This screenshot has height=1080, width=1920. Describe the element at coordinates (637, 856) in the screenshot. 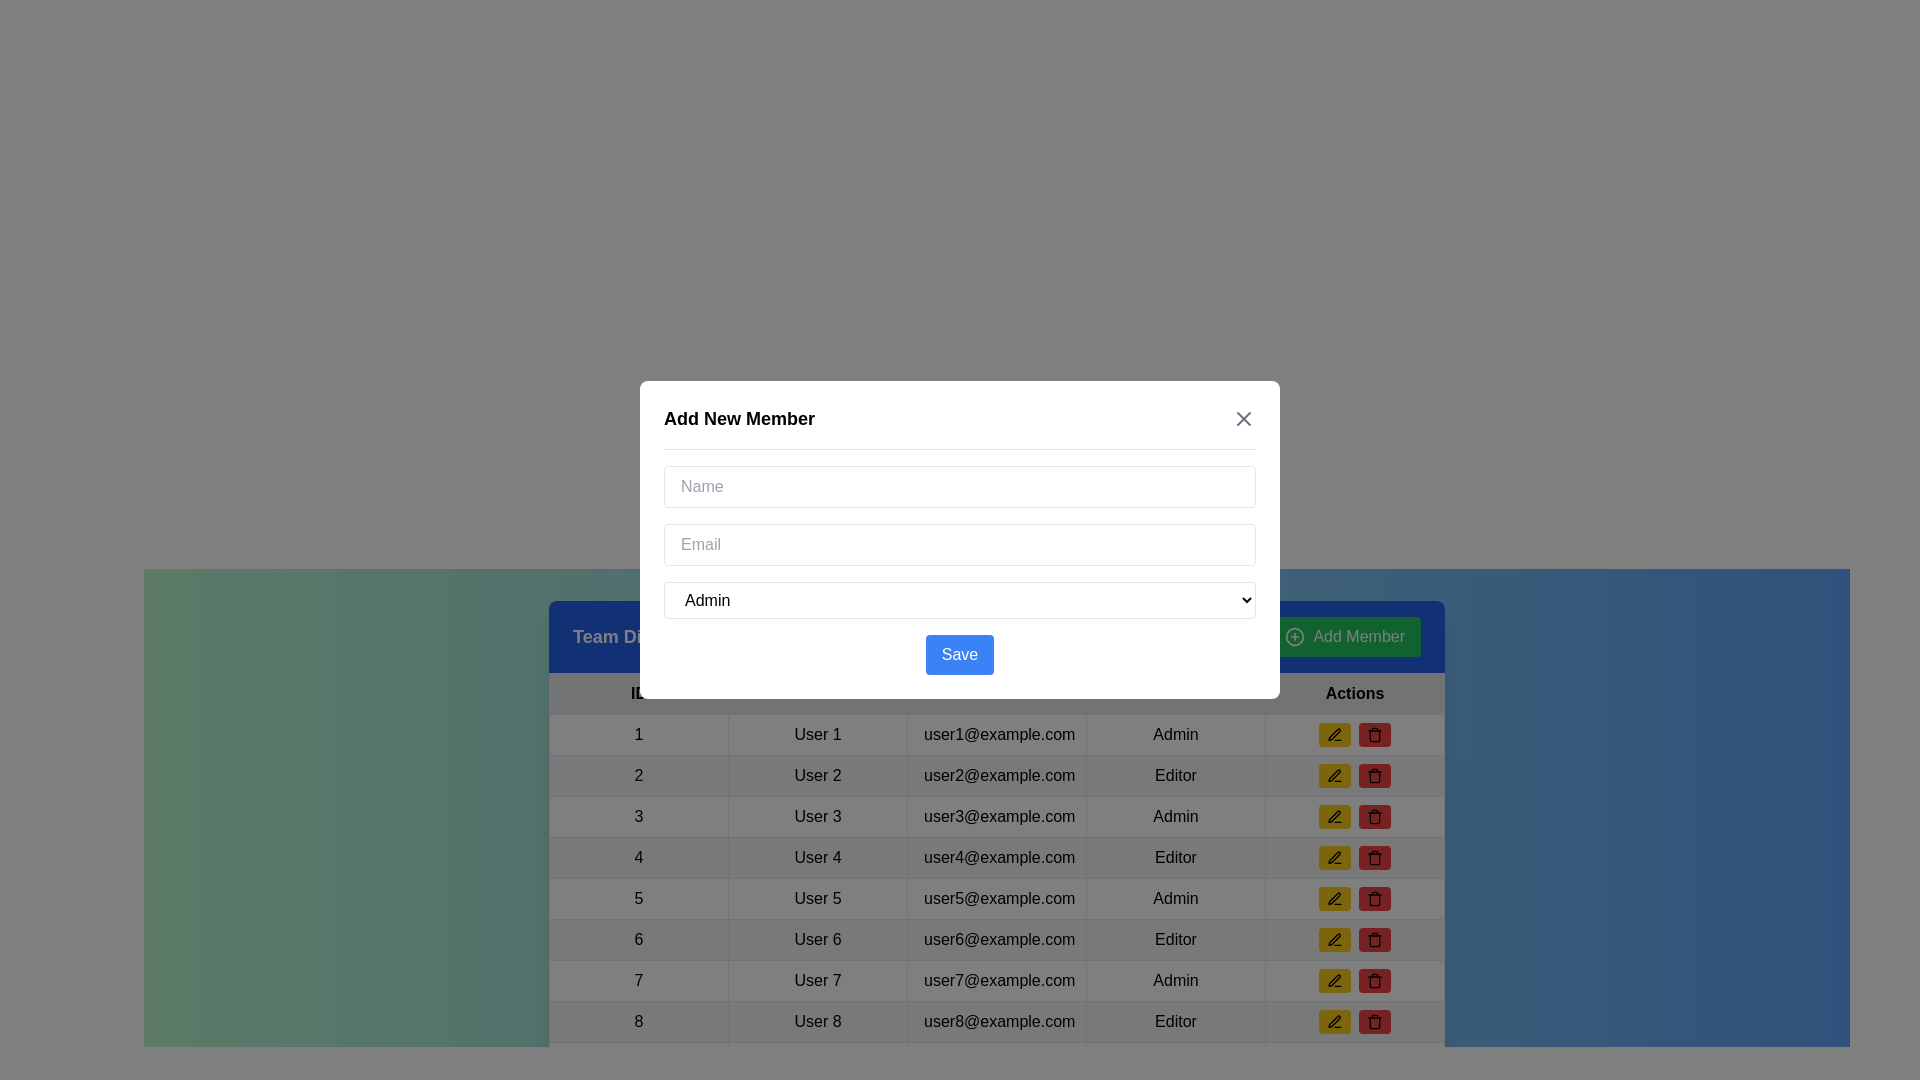

I see `the first cell in the fourth row of the table that displays the unique identifier '4', located under the 'ID' header` at that location.